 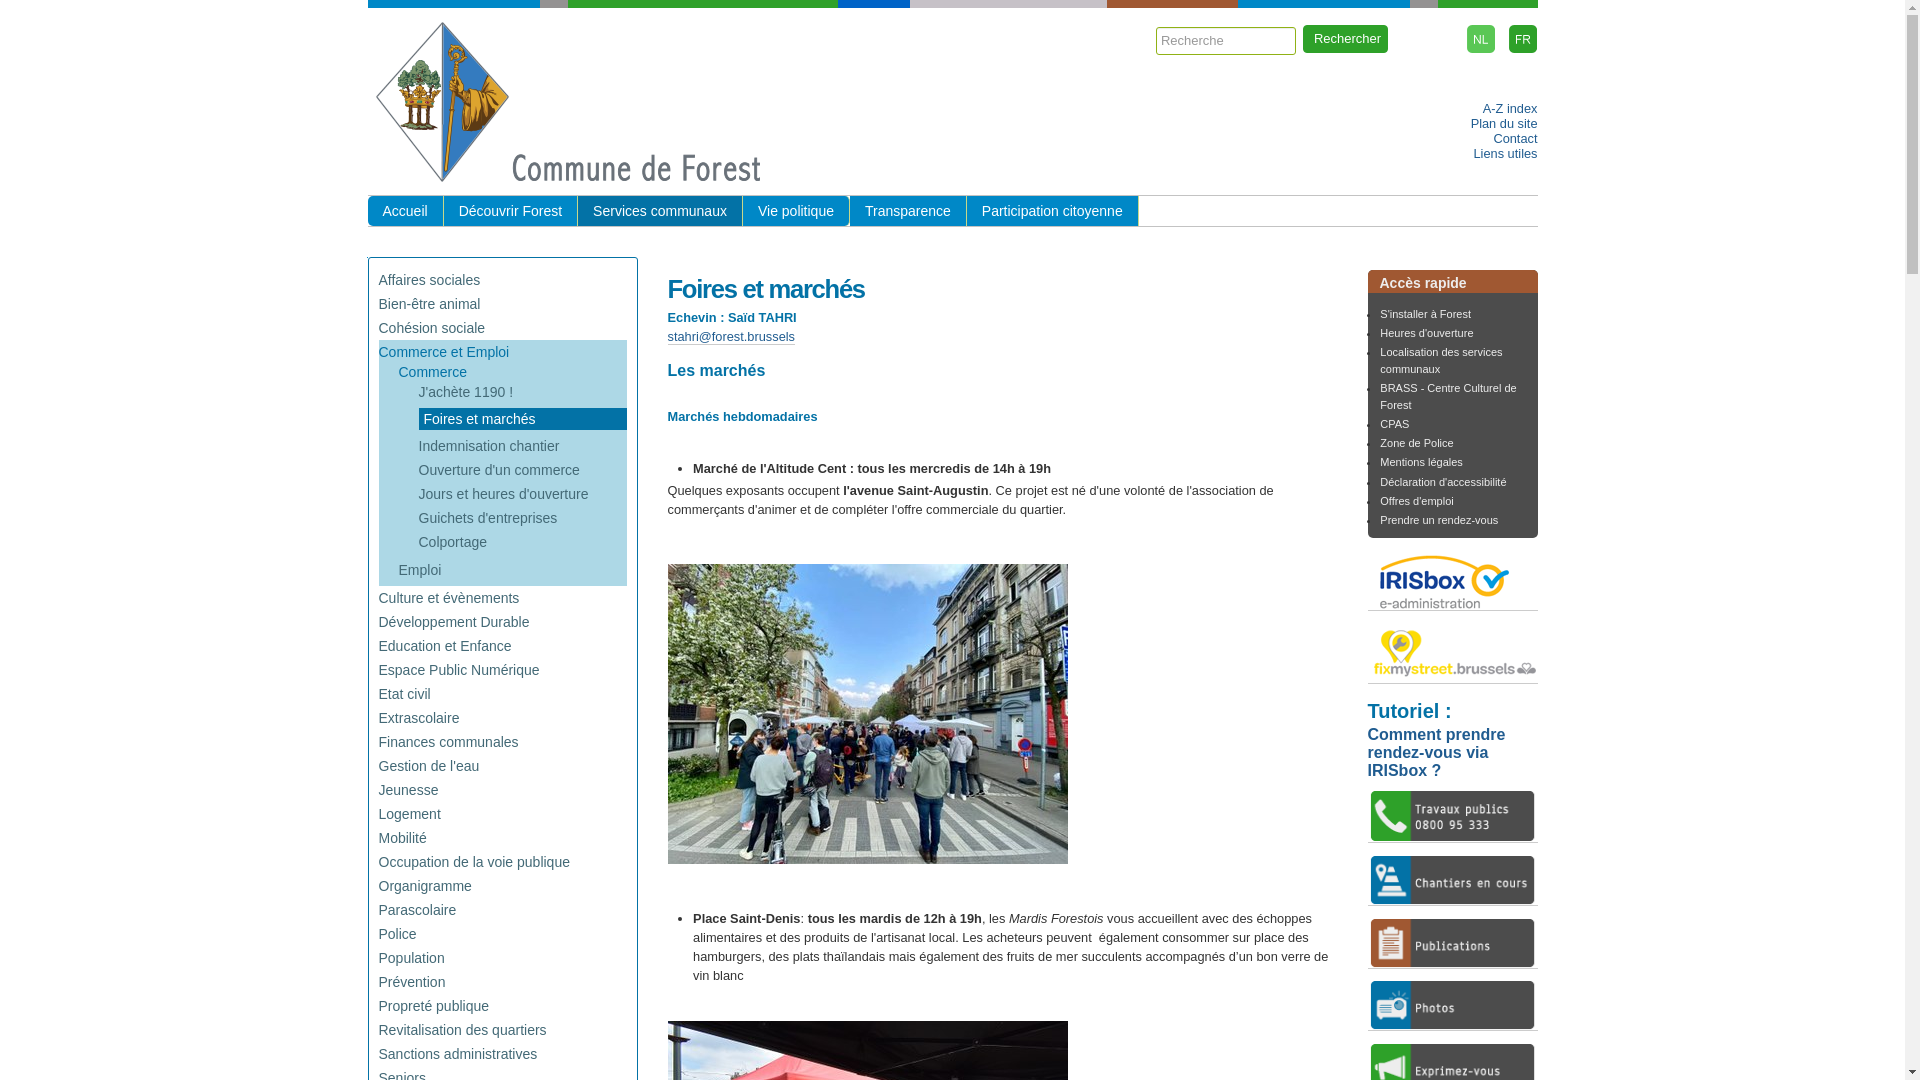 I want to click on 'Ouverture d'un commerce', so click(x=498, y=470).